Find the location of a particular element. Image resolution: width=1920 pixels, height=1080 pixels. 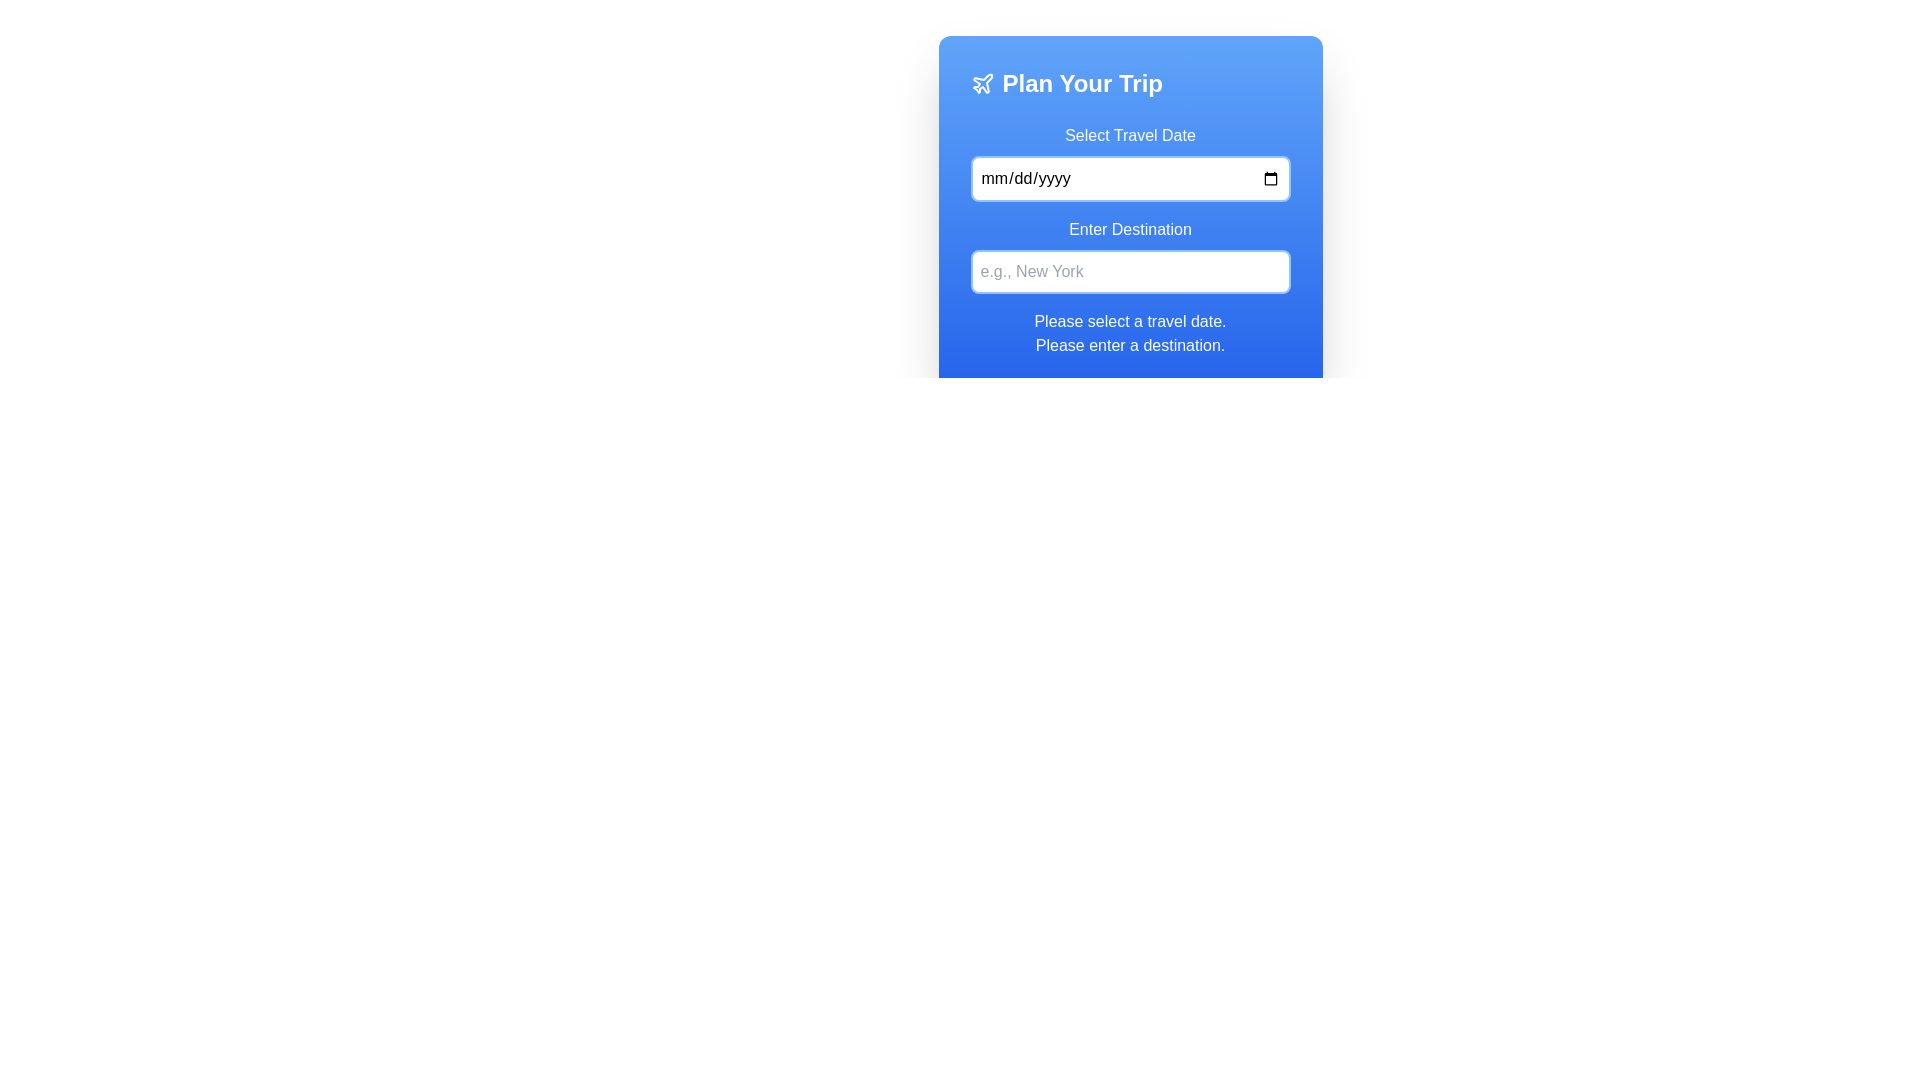

the destination text input field is located at coordinates (1130, 254).